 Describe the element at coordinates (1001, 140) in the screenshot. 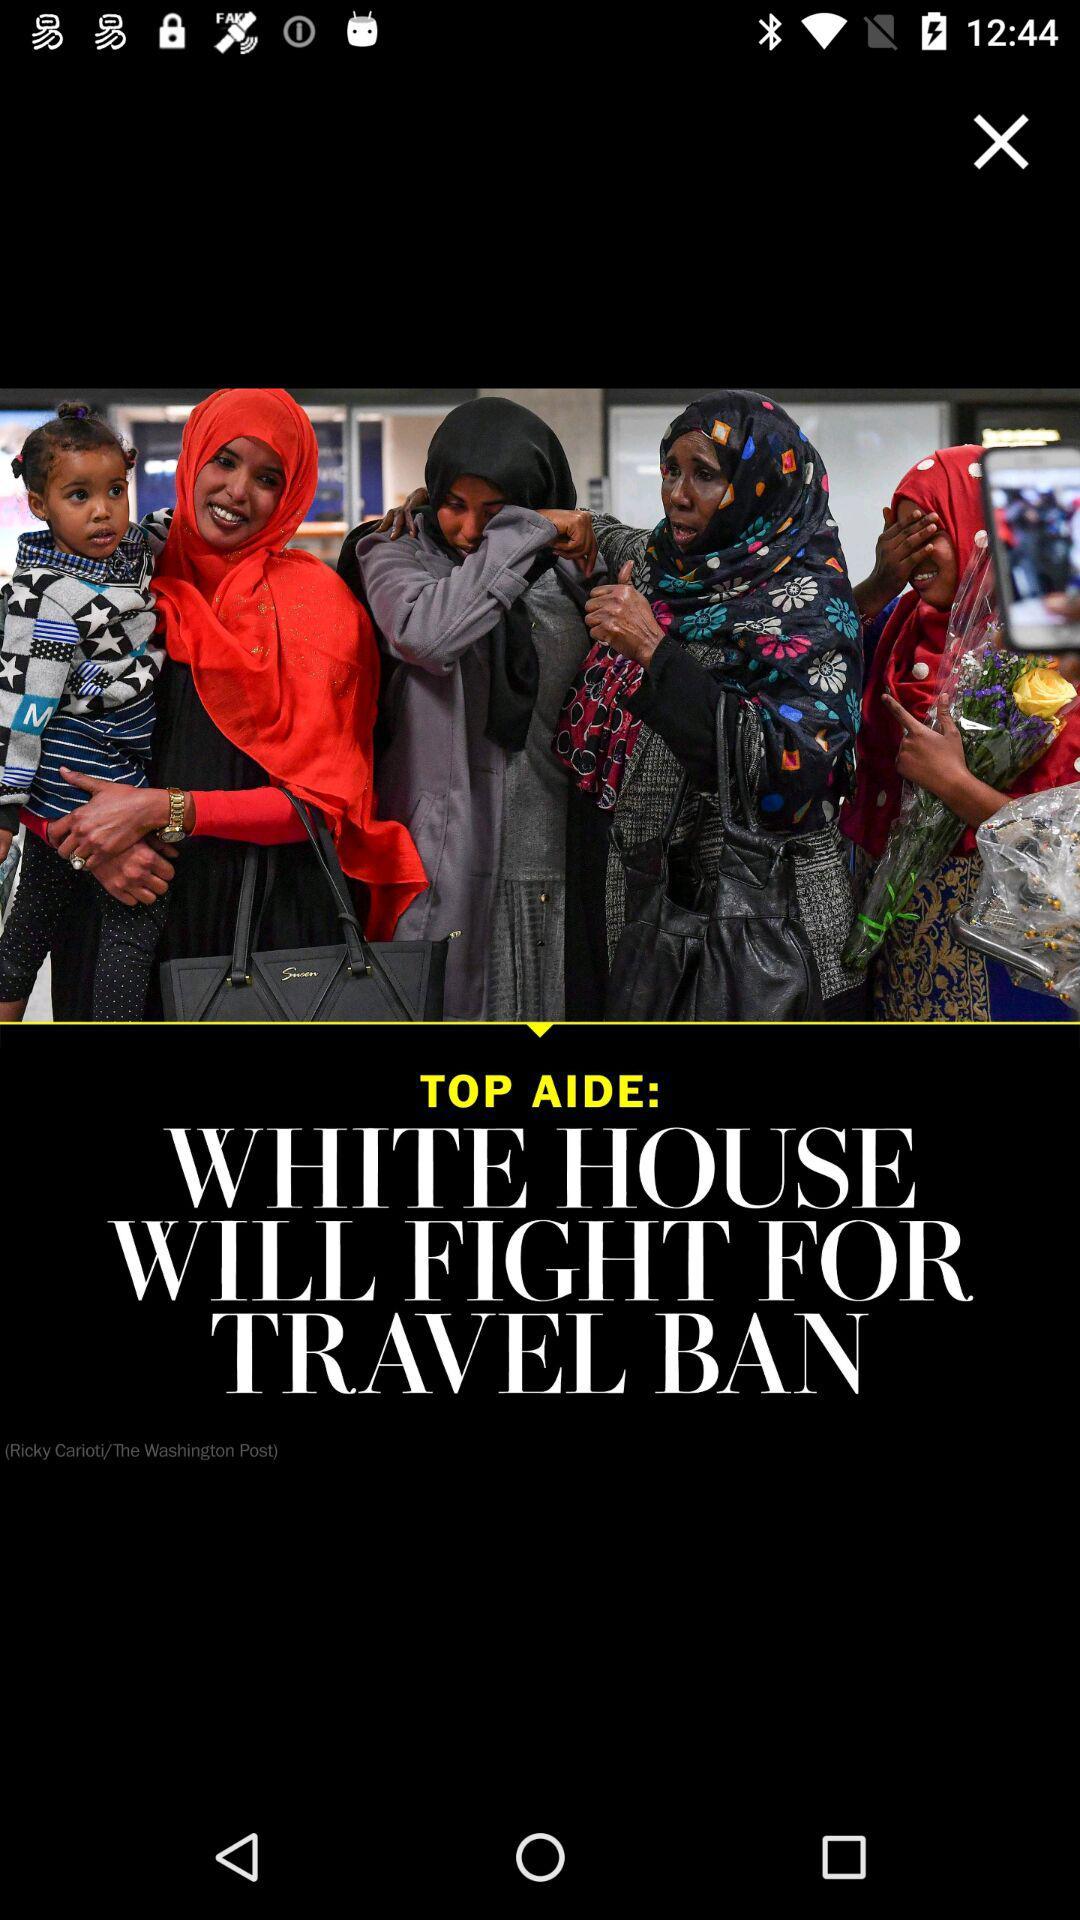

I see `out of this article` at that location.